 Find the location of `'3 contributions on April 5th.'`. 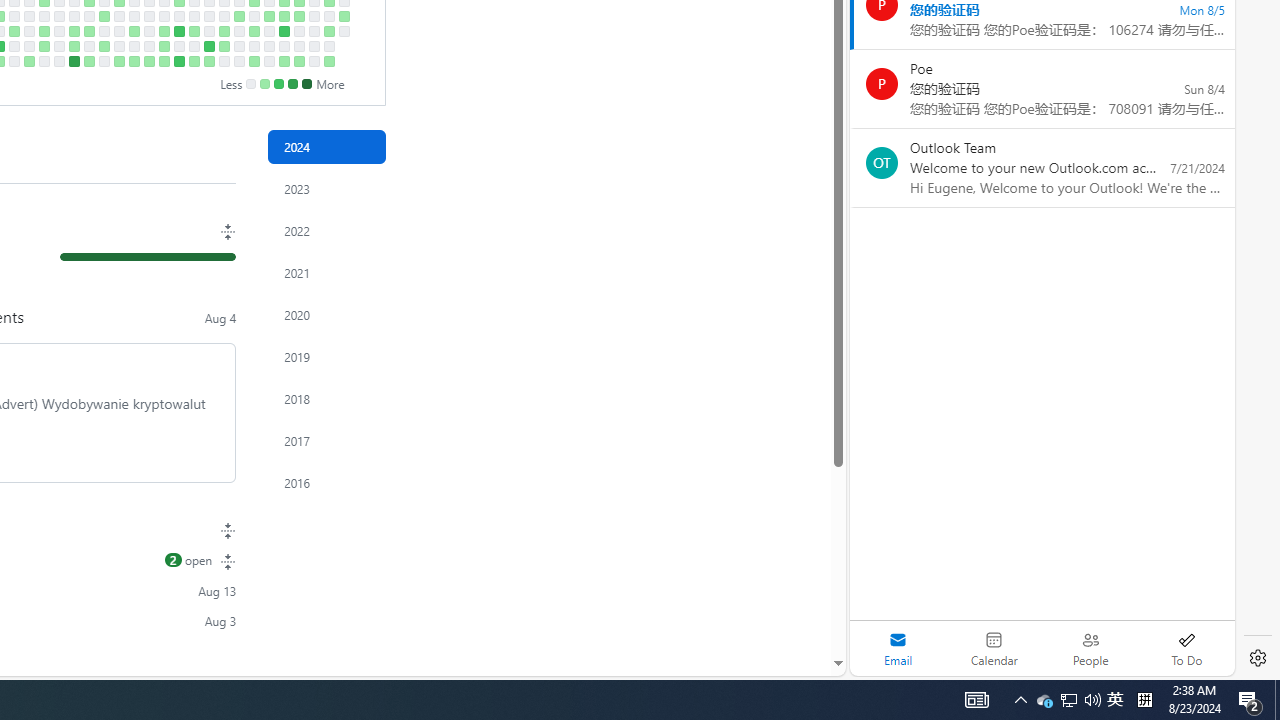

'3 contributions on April 5th.' is located at coordinates (44, 45).